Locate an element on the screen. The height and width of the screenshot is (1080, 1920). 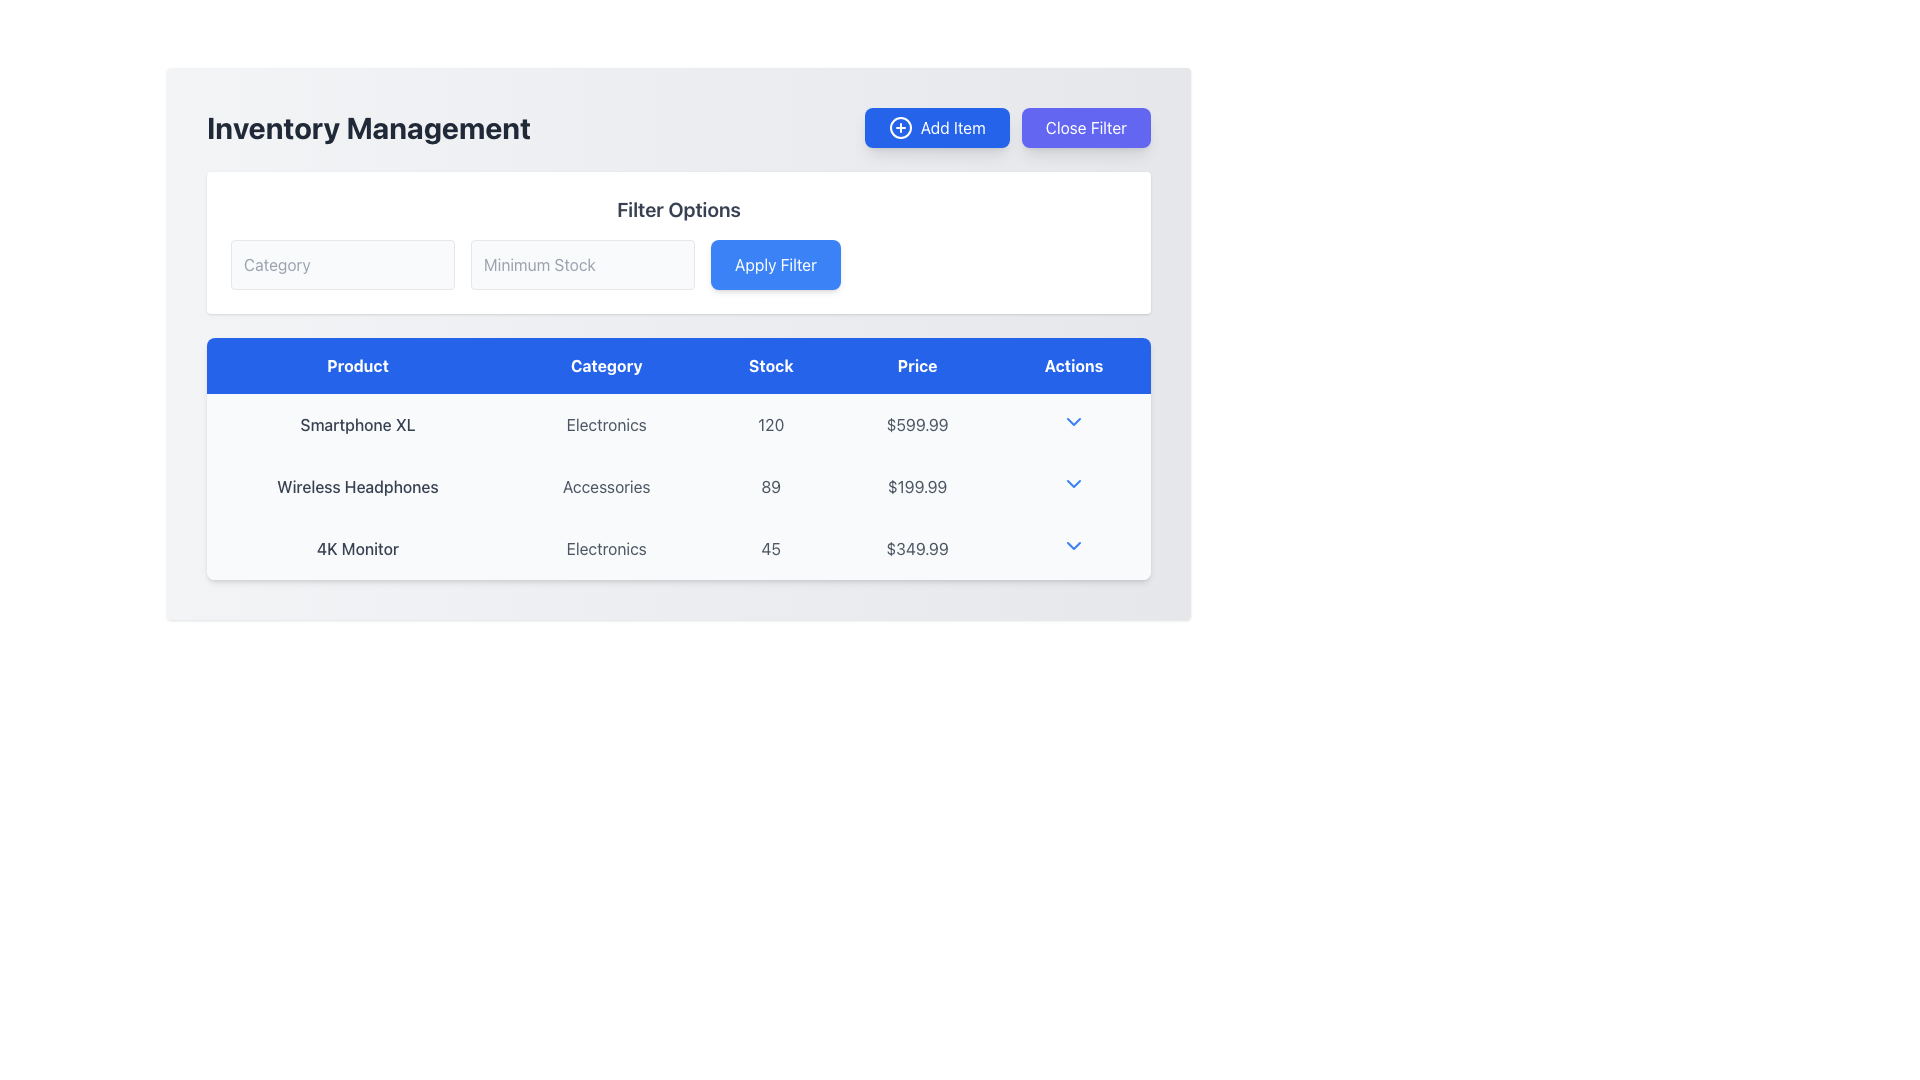
the Text Label indicating the product category in the second column of the last row of the table is located at coordinates (605, 548).